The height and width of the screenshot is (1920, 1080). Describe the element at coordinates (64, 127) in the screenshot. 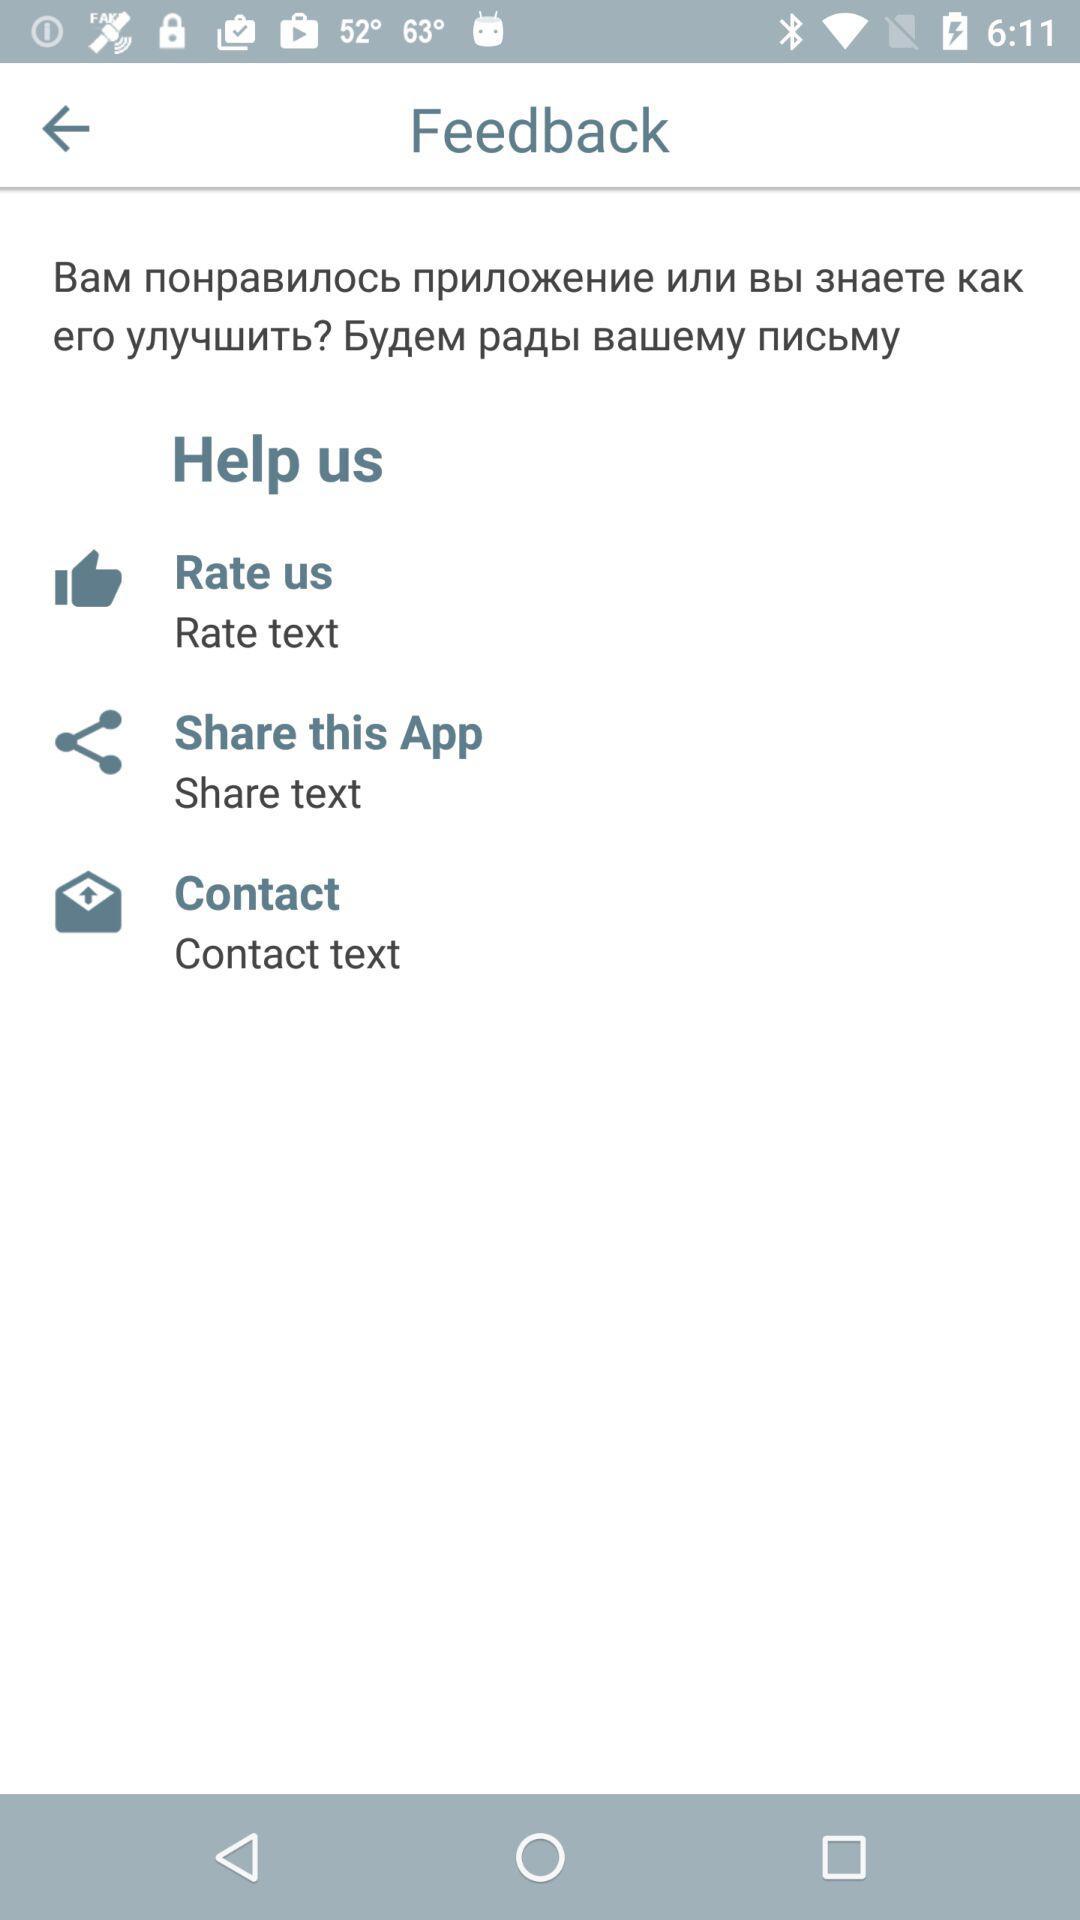

I see `go back` at that location.